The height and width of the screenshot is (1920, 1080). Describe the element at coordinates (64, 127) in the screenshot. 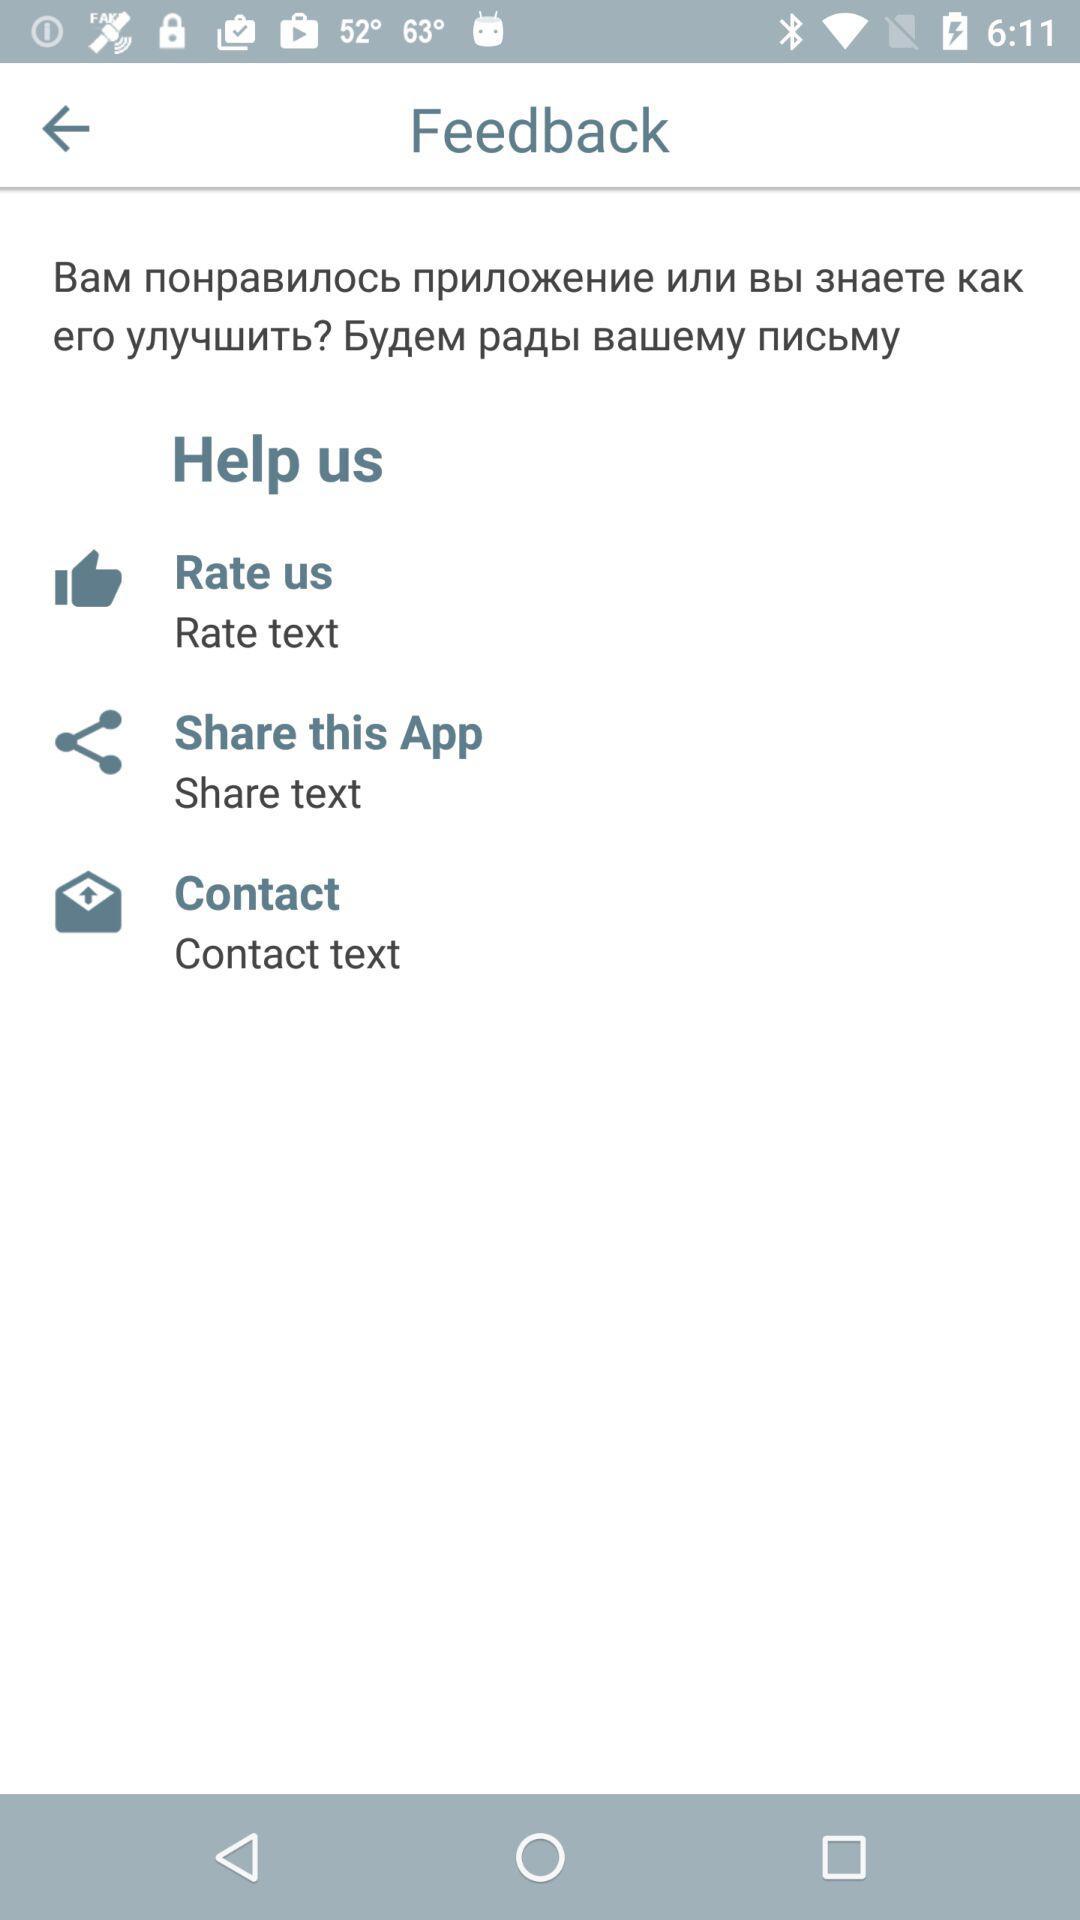

I see `go back` at that location.